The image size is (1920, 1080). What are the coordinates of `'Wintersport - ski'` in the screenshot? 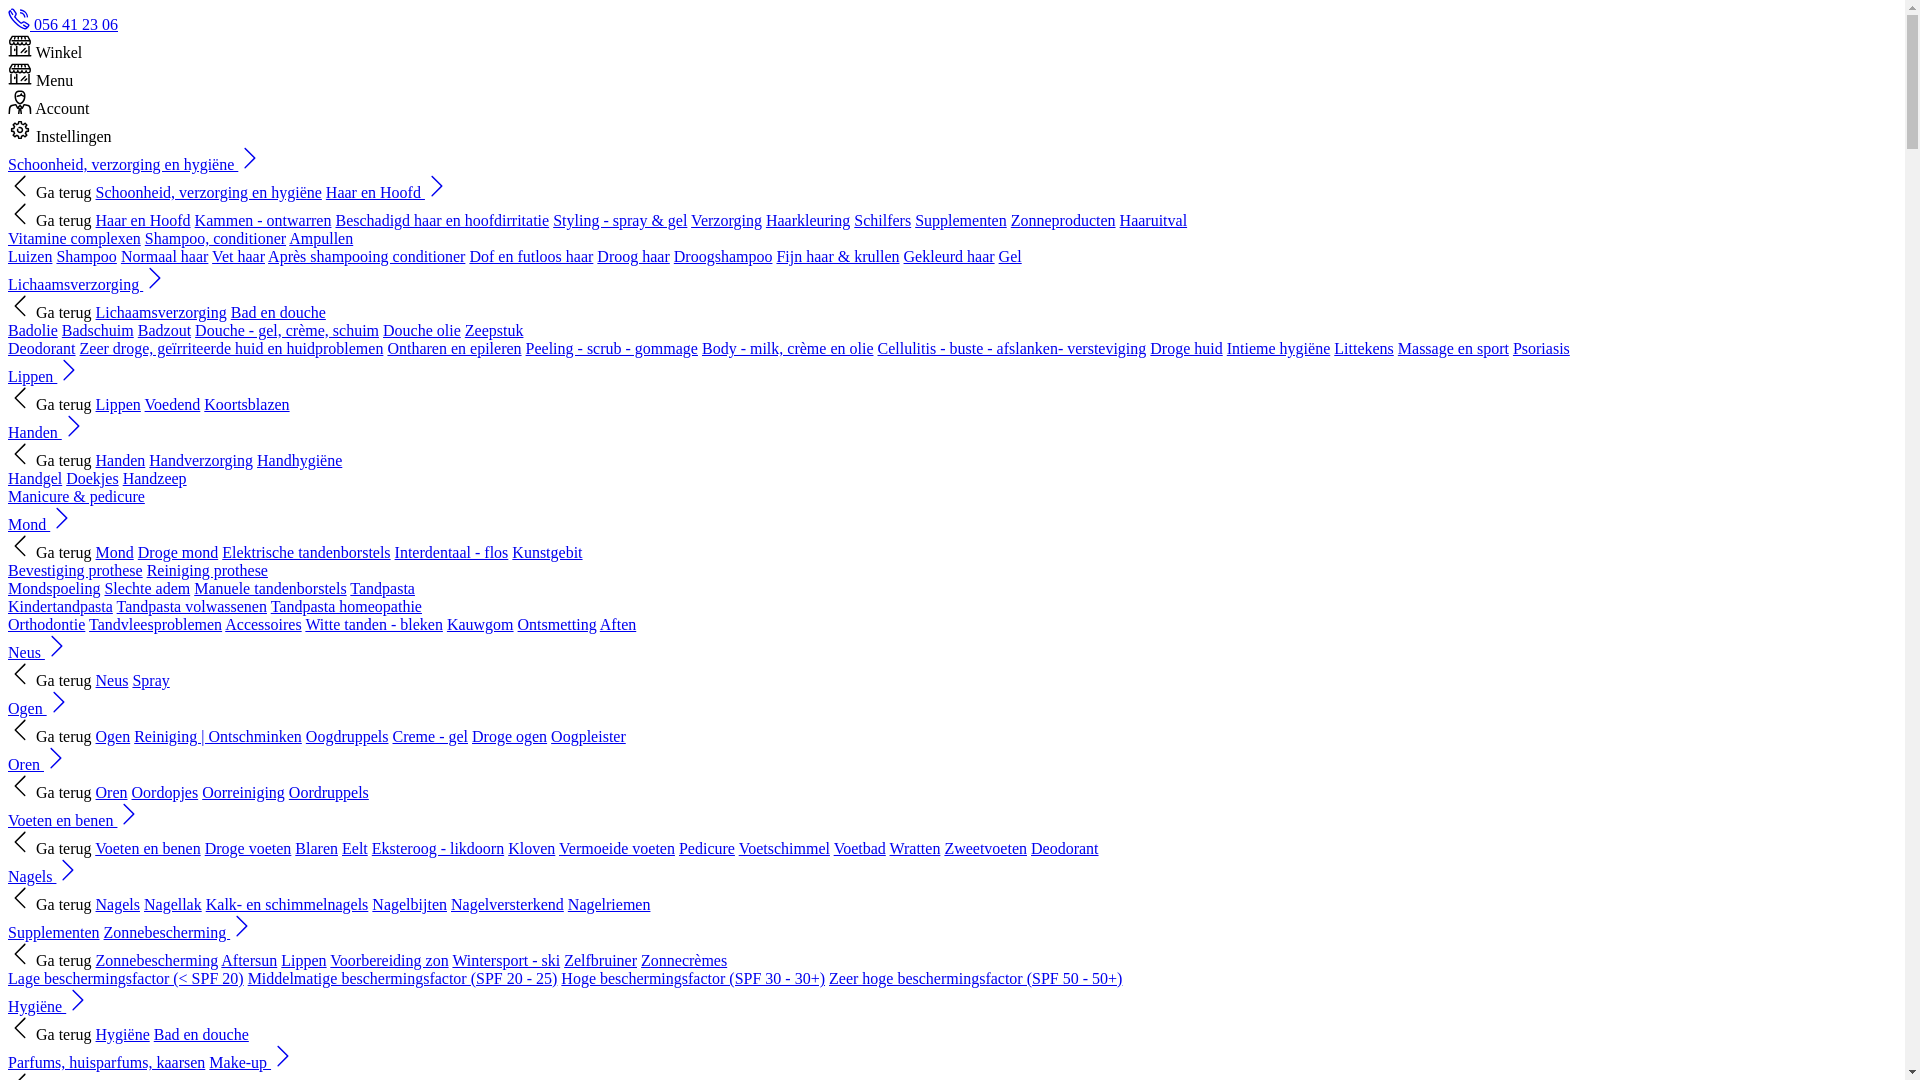 It's located at (505, 959).